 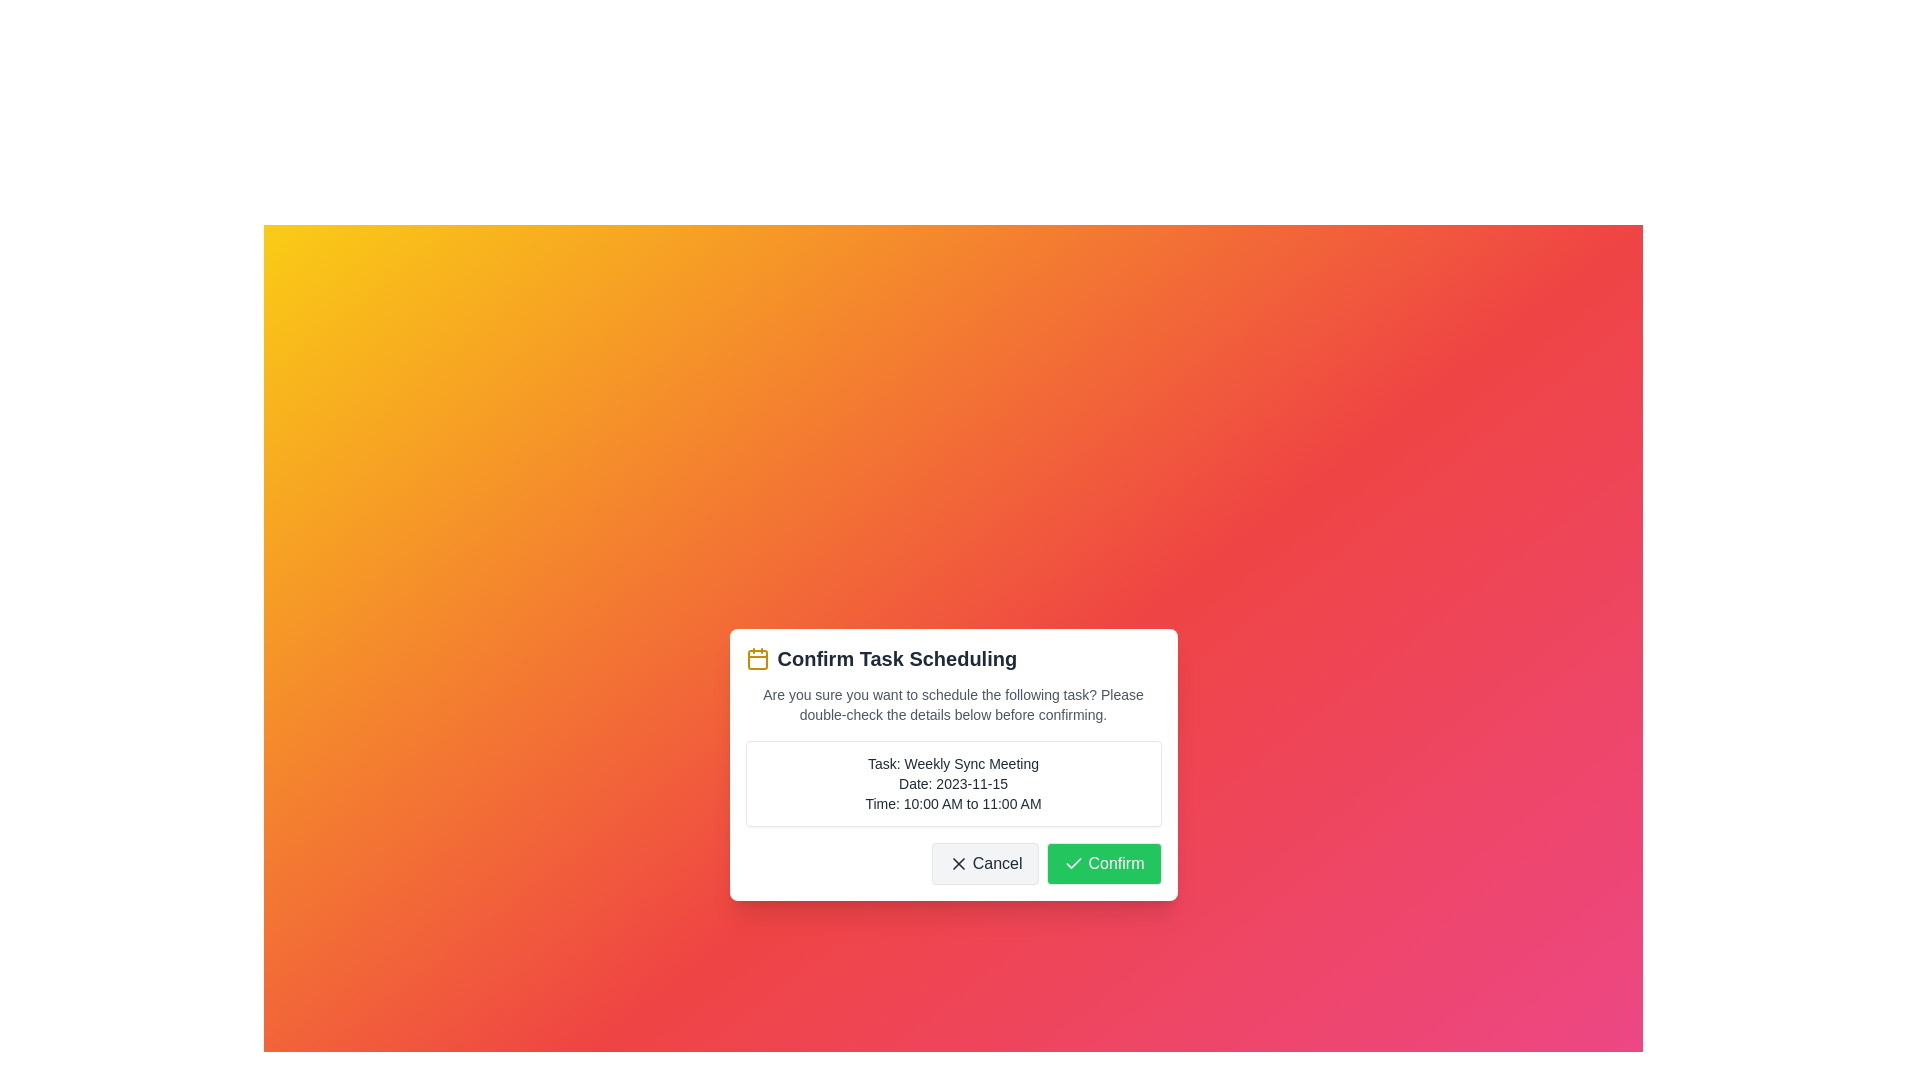 What do you see at coordinates (952, 863) in the screenshot?
I see `the 'Cancel' button located at the bottom-right of the 'Confirm Task Scheduling' dialog box to abort the task scheduling process` at bounding box center [952, 863].